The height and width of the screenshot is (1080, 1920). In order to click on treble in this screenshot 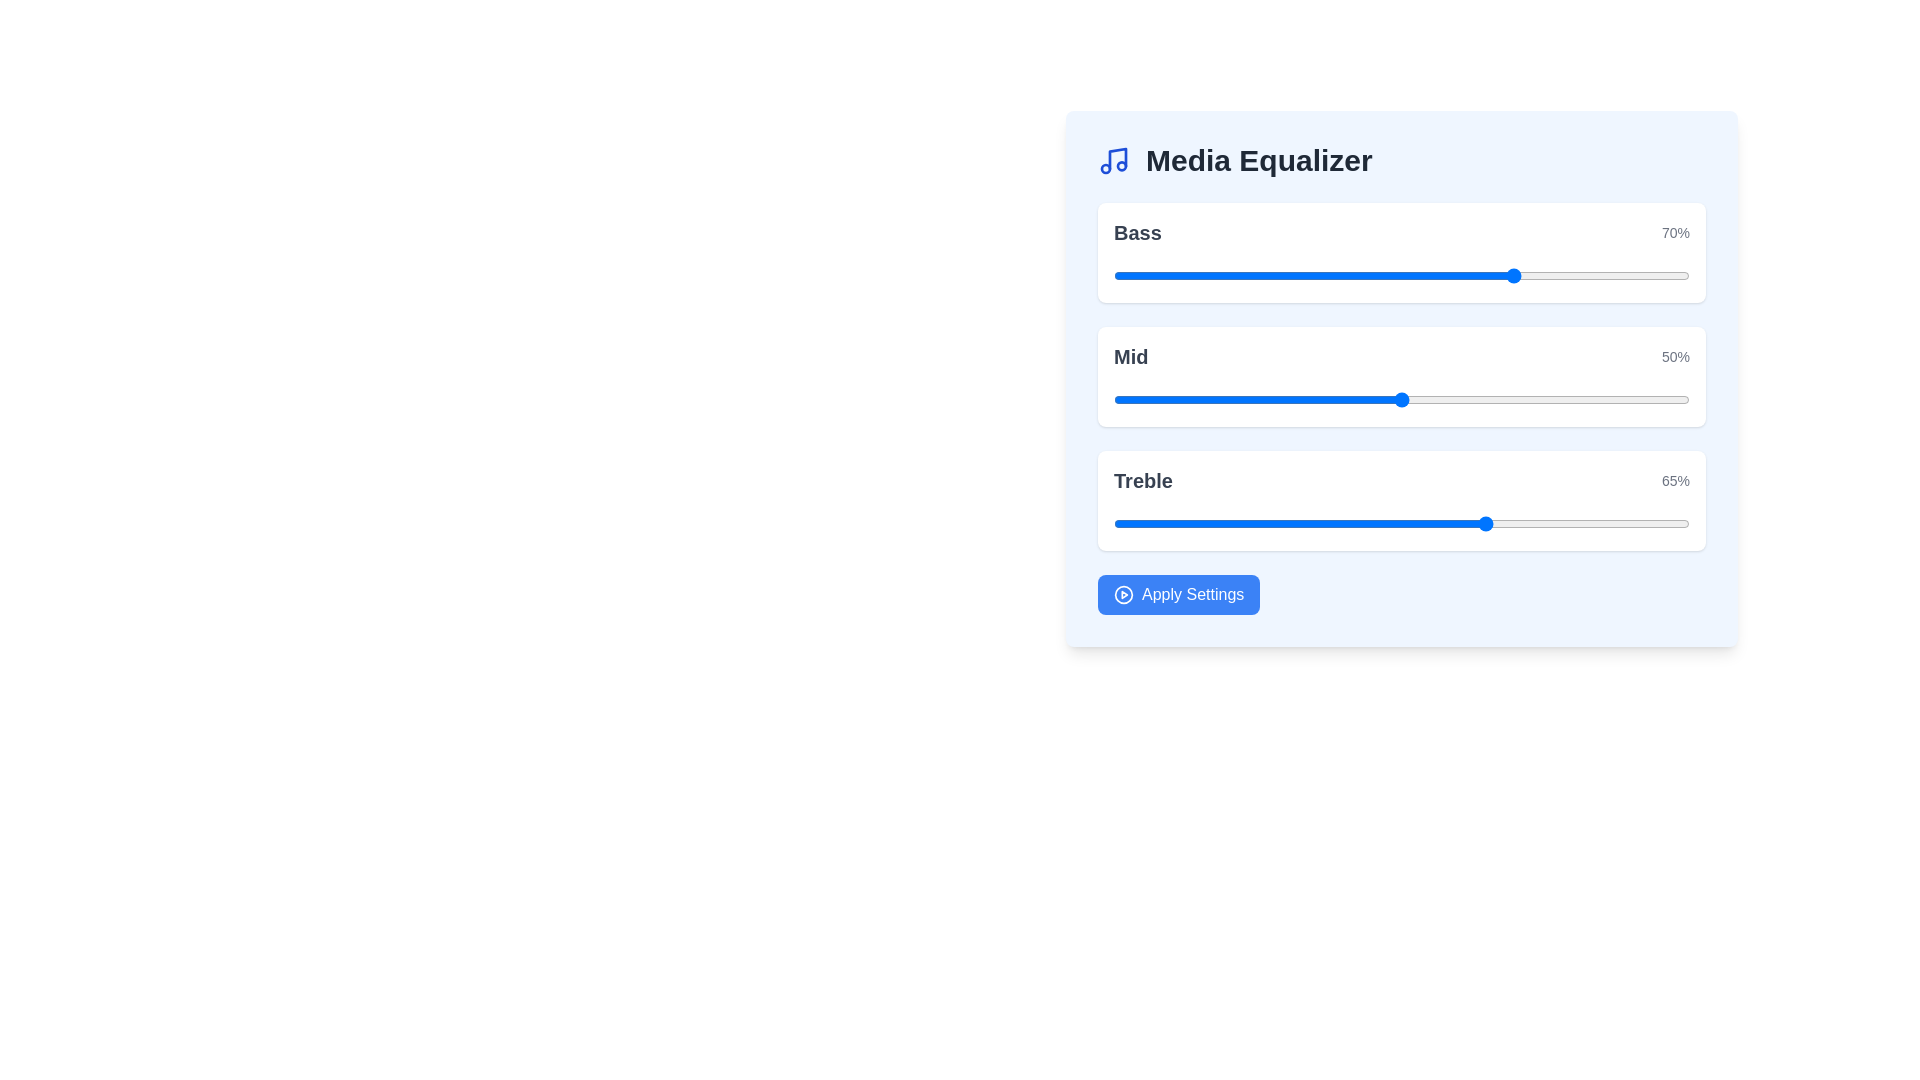, I will do `click(1459, 523)`.